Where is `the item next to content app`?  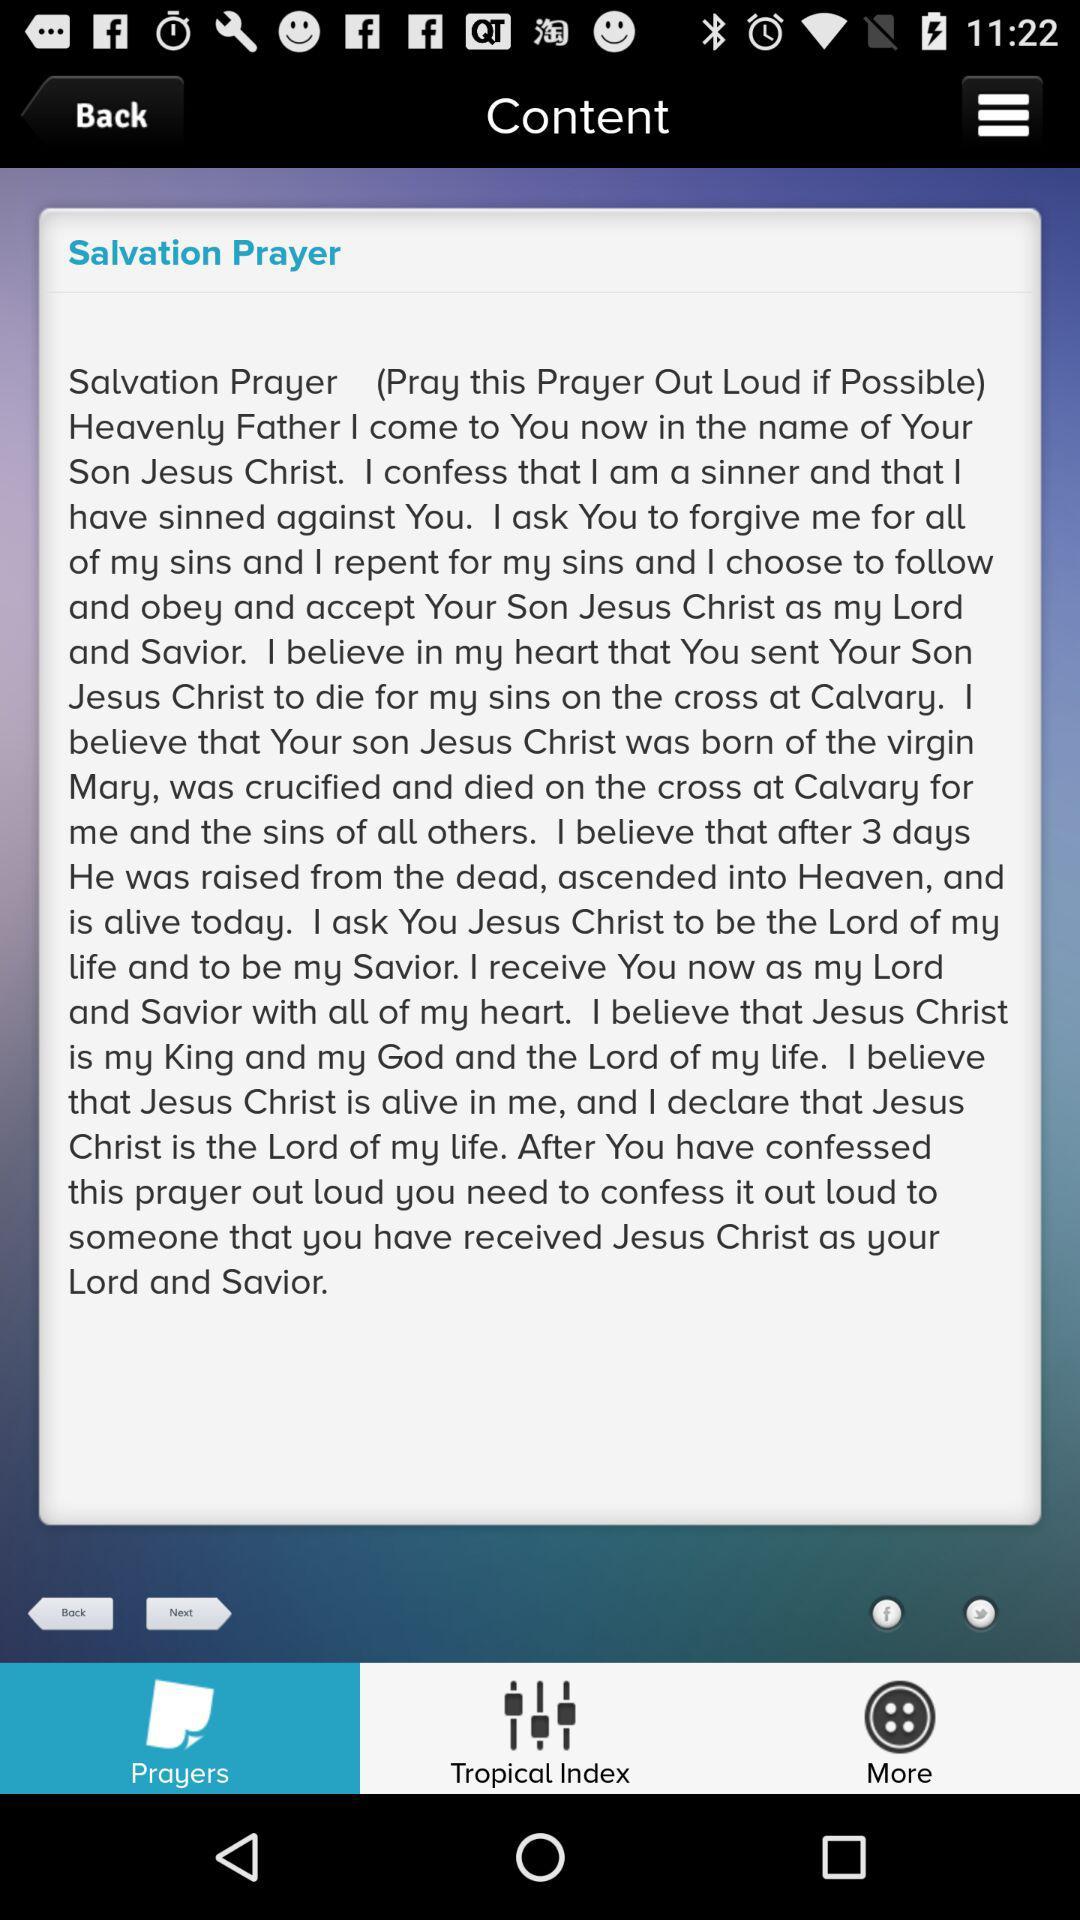 the item next to content app is located at coordinates (1002, 114).